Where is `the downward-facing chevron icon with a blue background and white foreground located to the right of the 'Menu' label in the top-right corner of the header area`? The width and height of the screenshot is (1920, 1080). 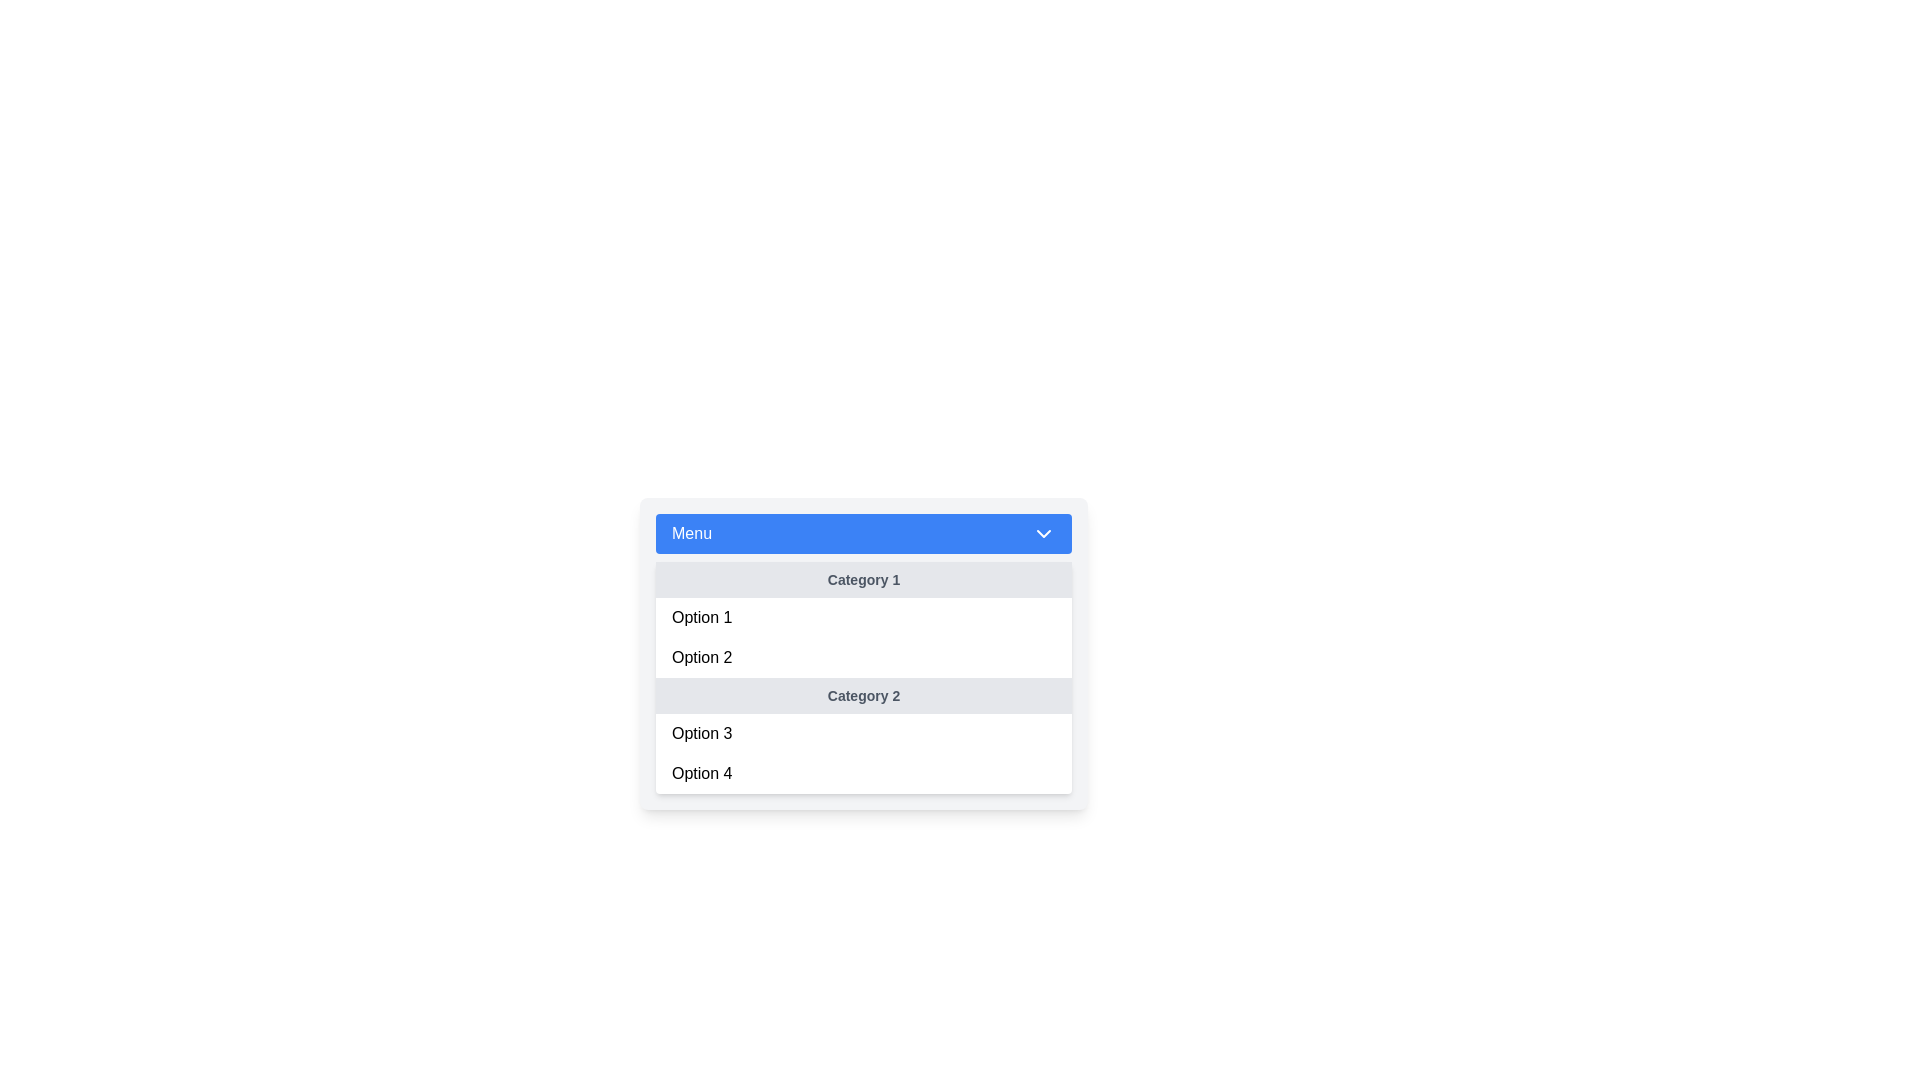 the downward-facing chevron icon with a blue background and white foreground located to the right of the 'Menu' label in the top-right corner of the header area is located at coordinates (1042, 532).